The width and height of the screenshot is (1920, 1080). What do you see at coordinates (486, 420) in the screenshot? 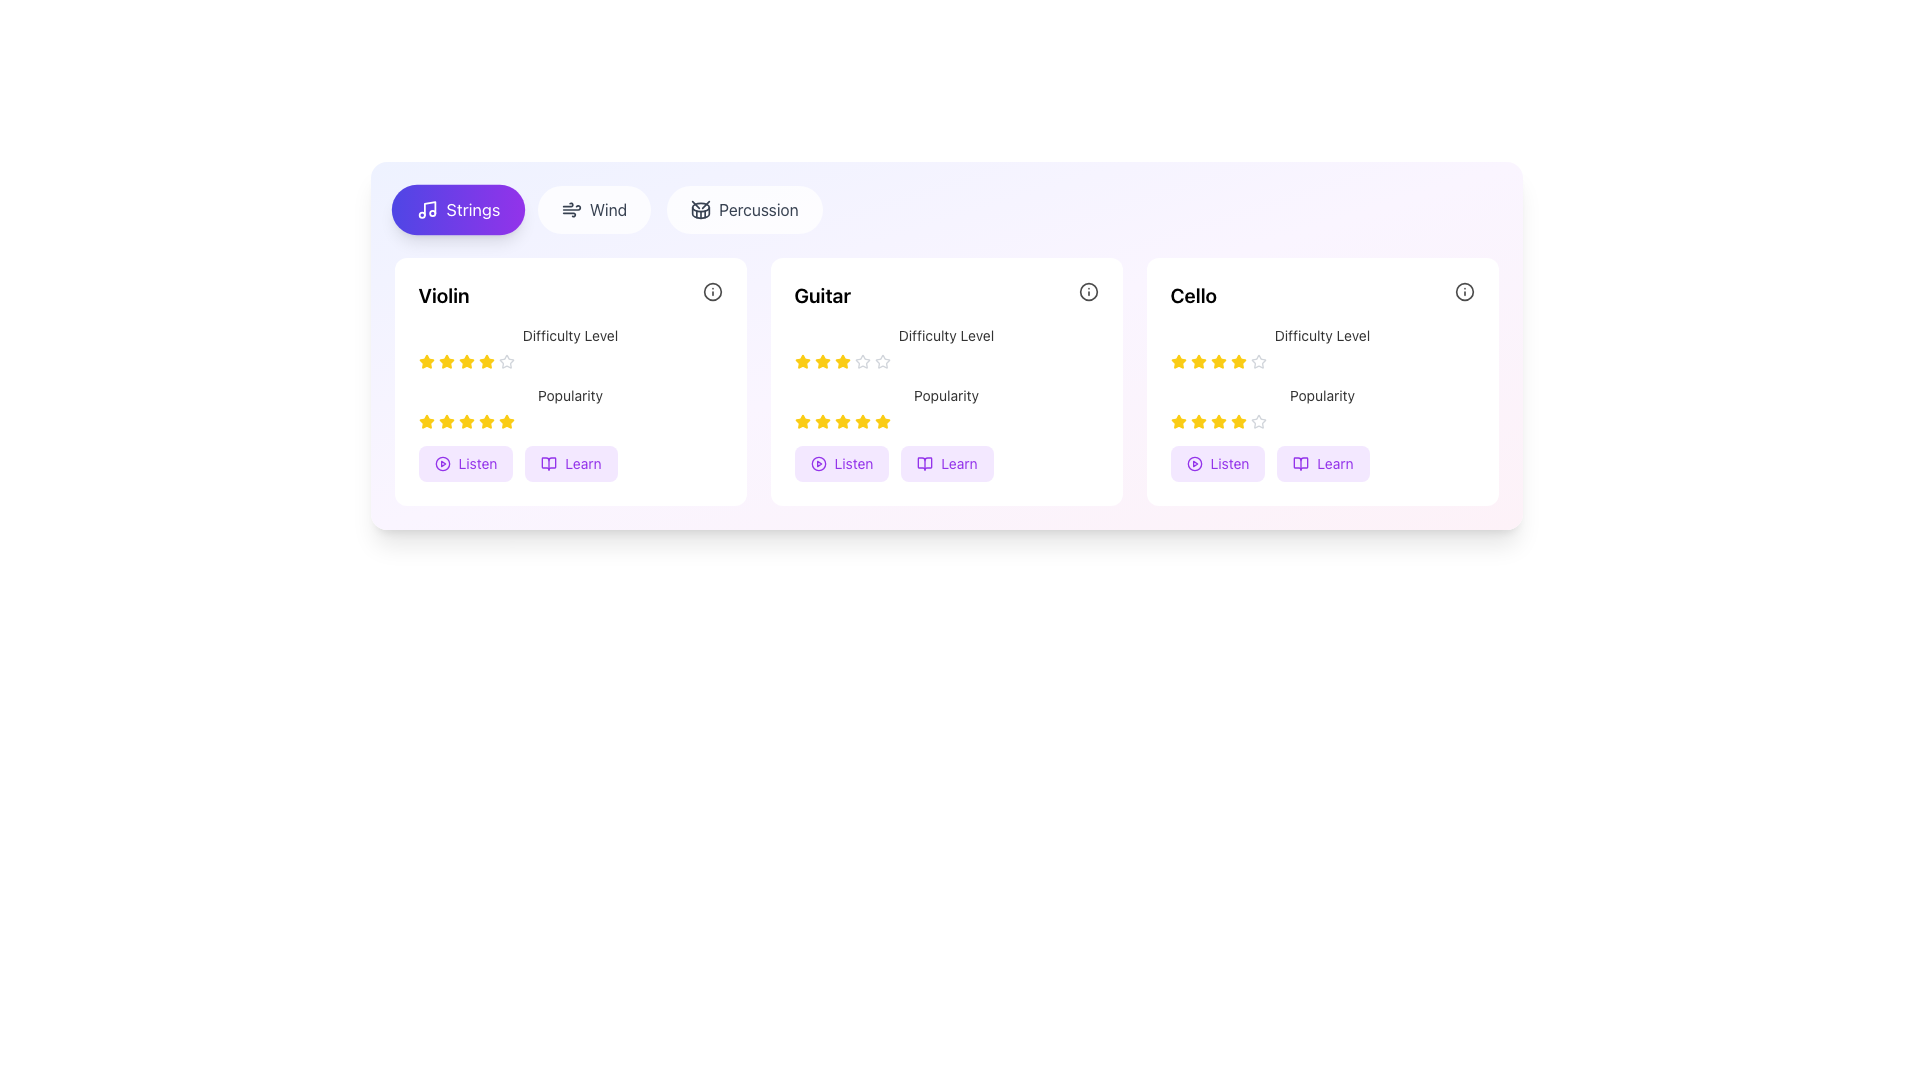
I see `the fifth yellow star-shaped icon in the popularity rating display of the card labeled 'Violin'` at bounding box center [486, 420].